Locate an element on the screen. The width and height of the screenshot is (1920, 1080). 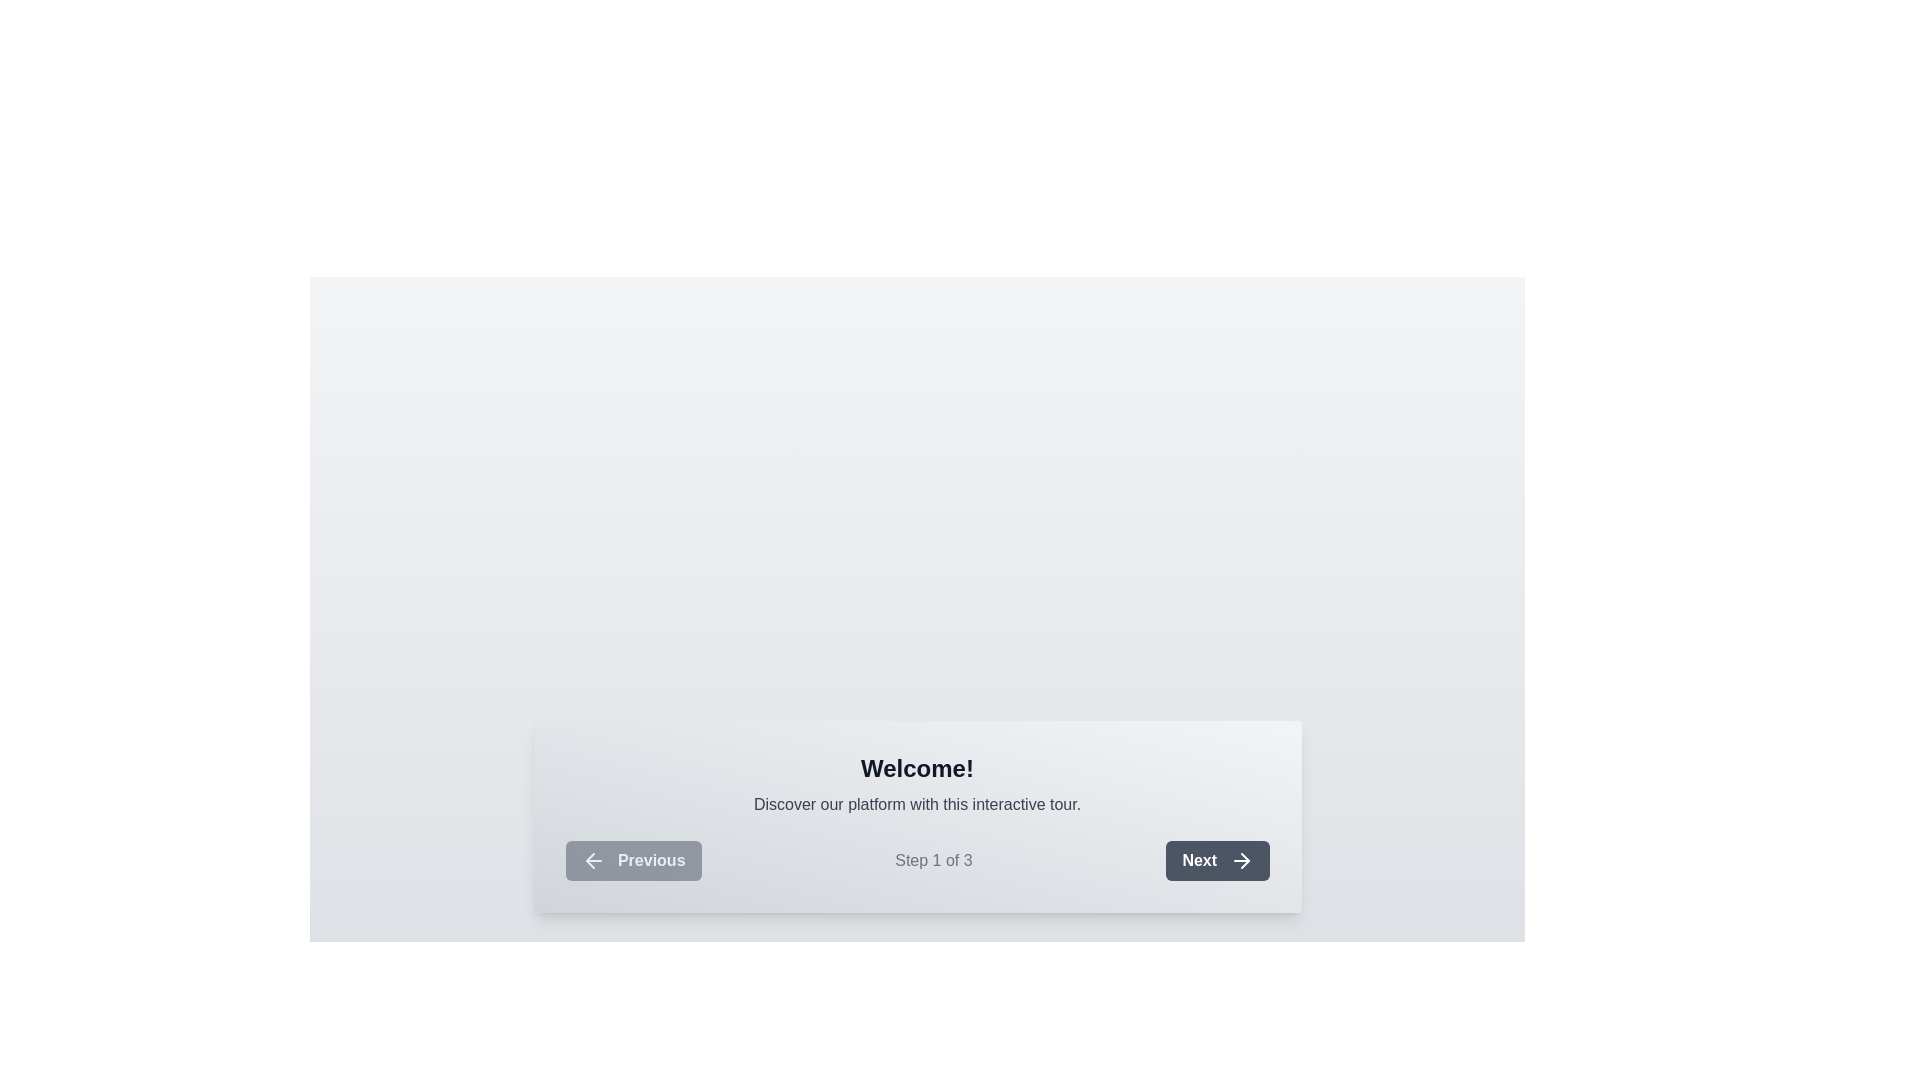
the text element that displays 'Discover our platform with this interactive tour.' which is styled in light gray and is located directly below the 'Welcome!' text is located at coordinates (916, 803).